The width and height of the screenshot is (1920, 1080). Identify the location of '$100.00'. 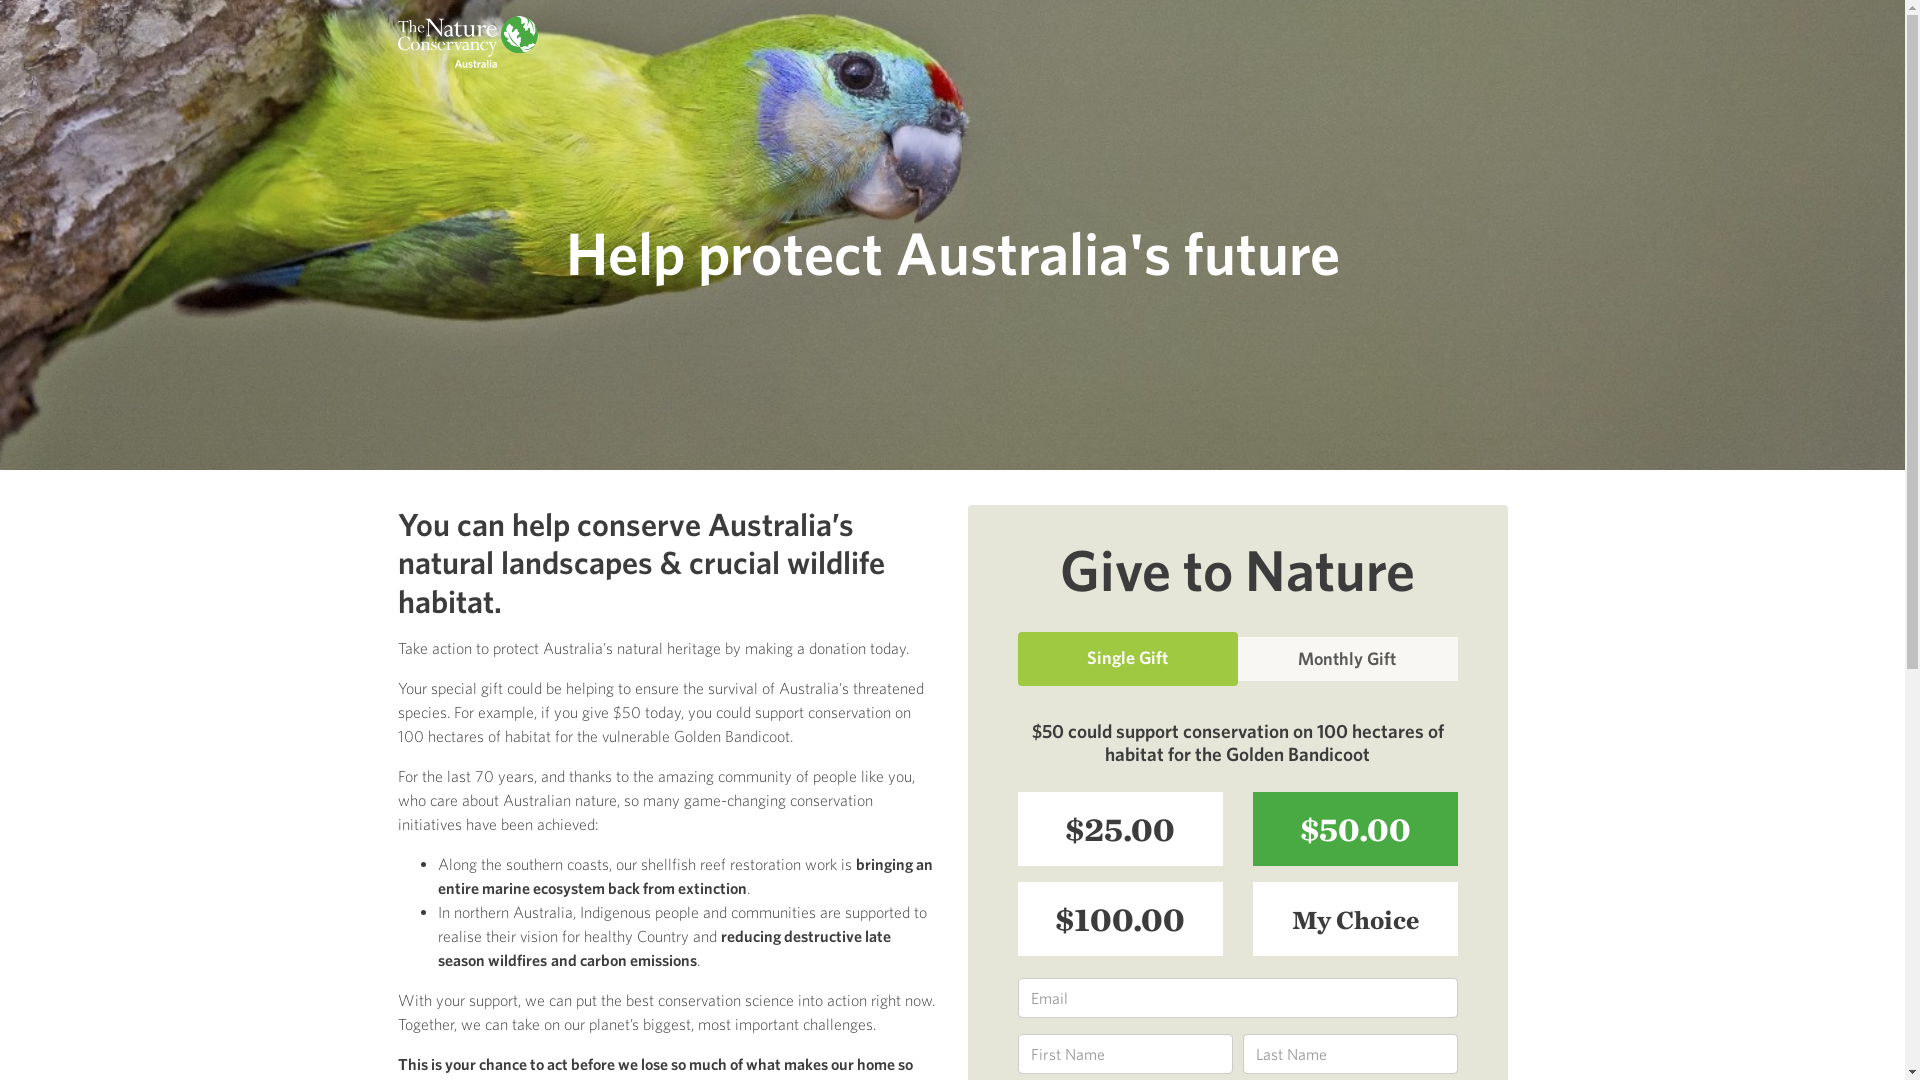
(1120, 918).